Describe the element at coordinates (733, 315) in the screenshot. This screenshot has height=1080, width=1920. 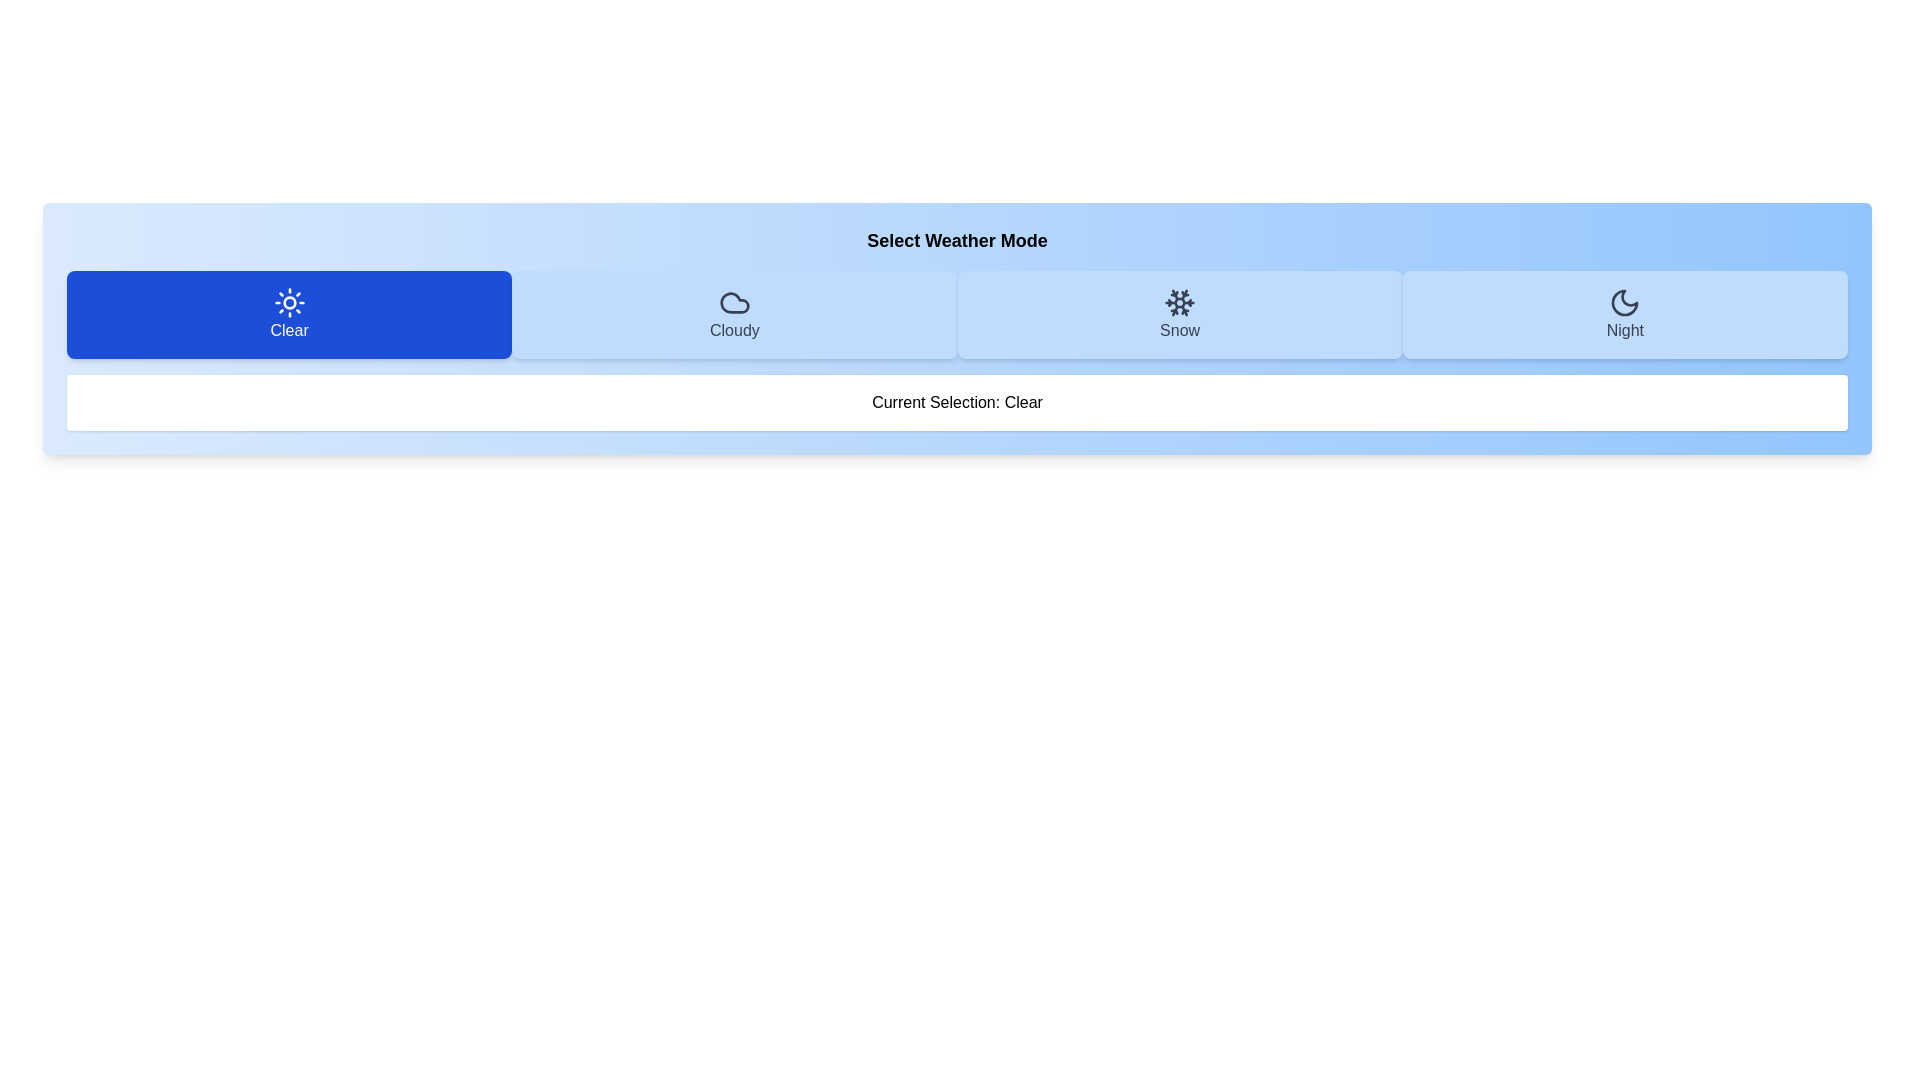
I see `the button corresponding to the weather mode Cloudy` at that location.